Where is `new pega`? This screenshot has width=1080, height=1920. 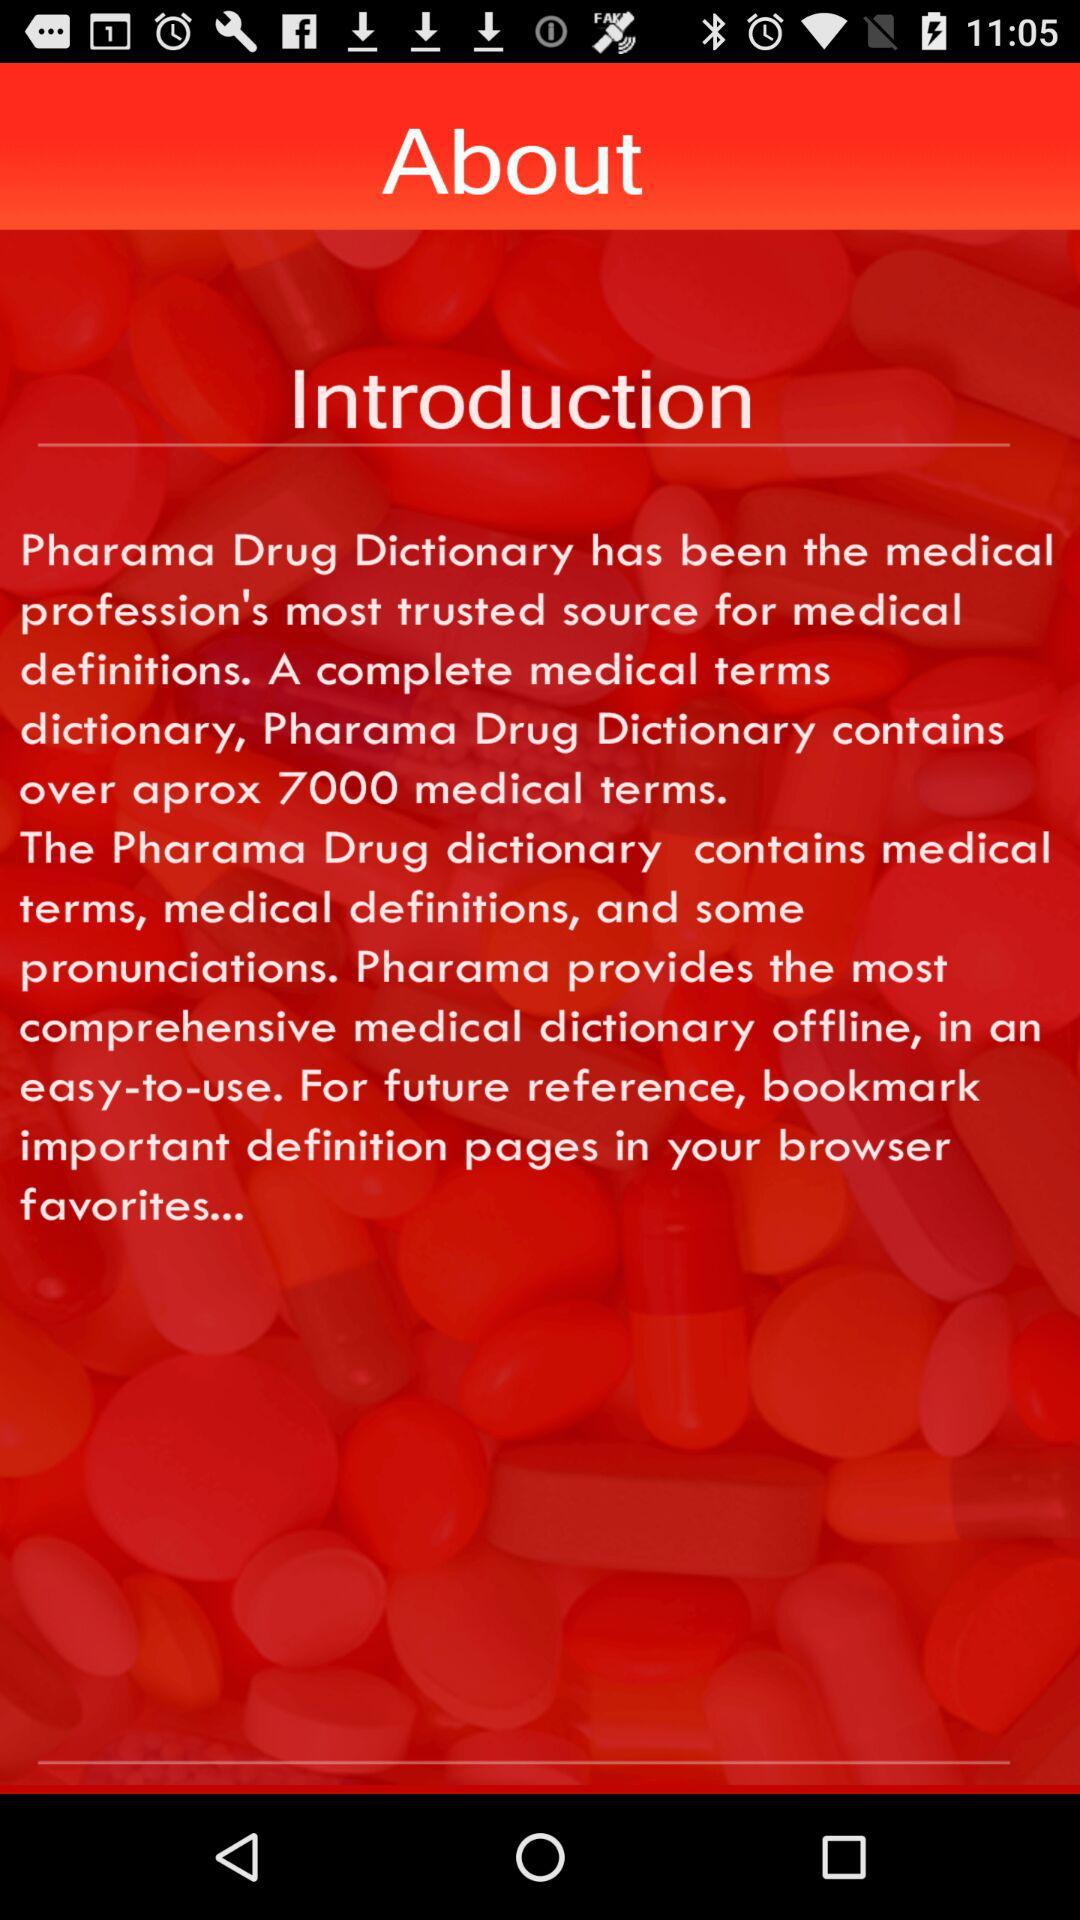
new pega is located at coordinates (540, 1727).